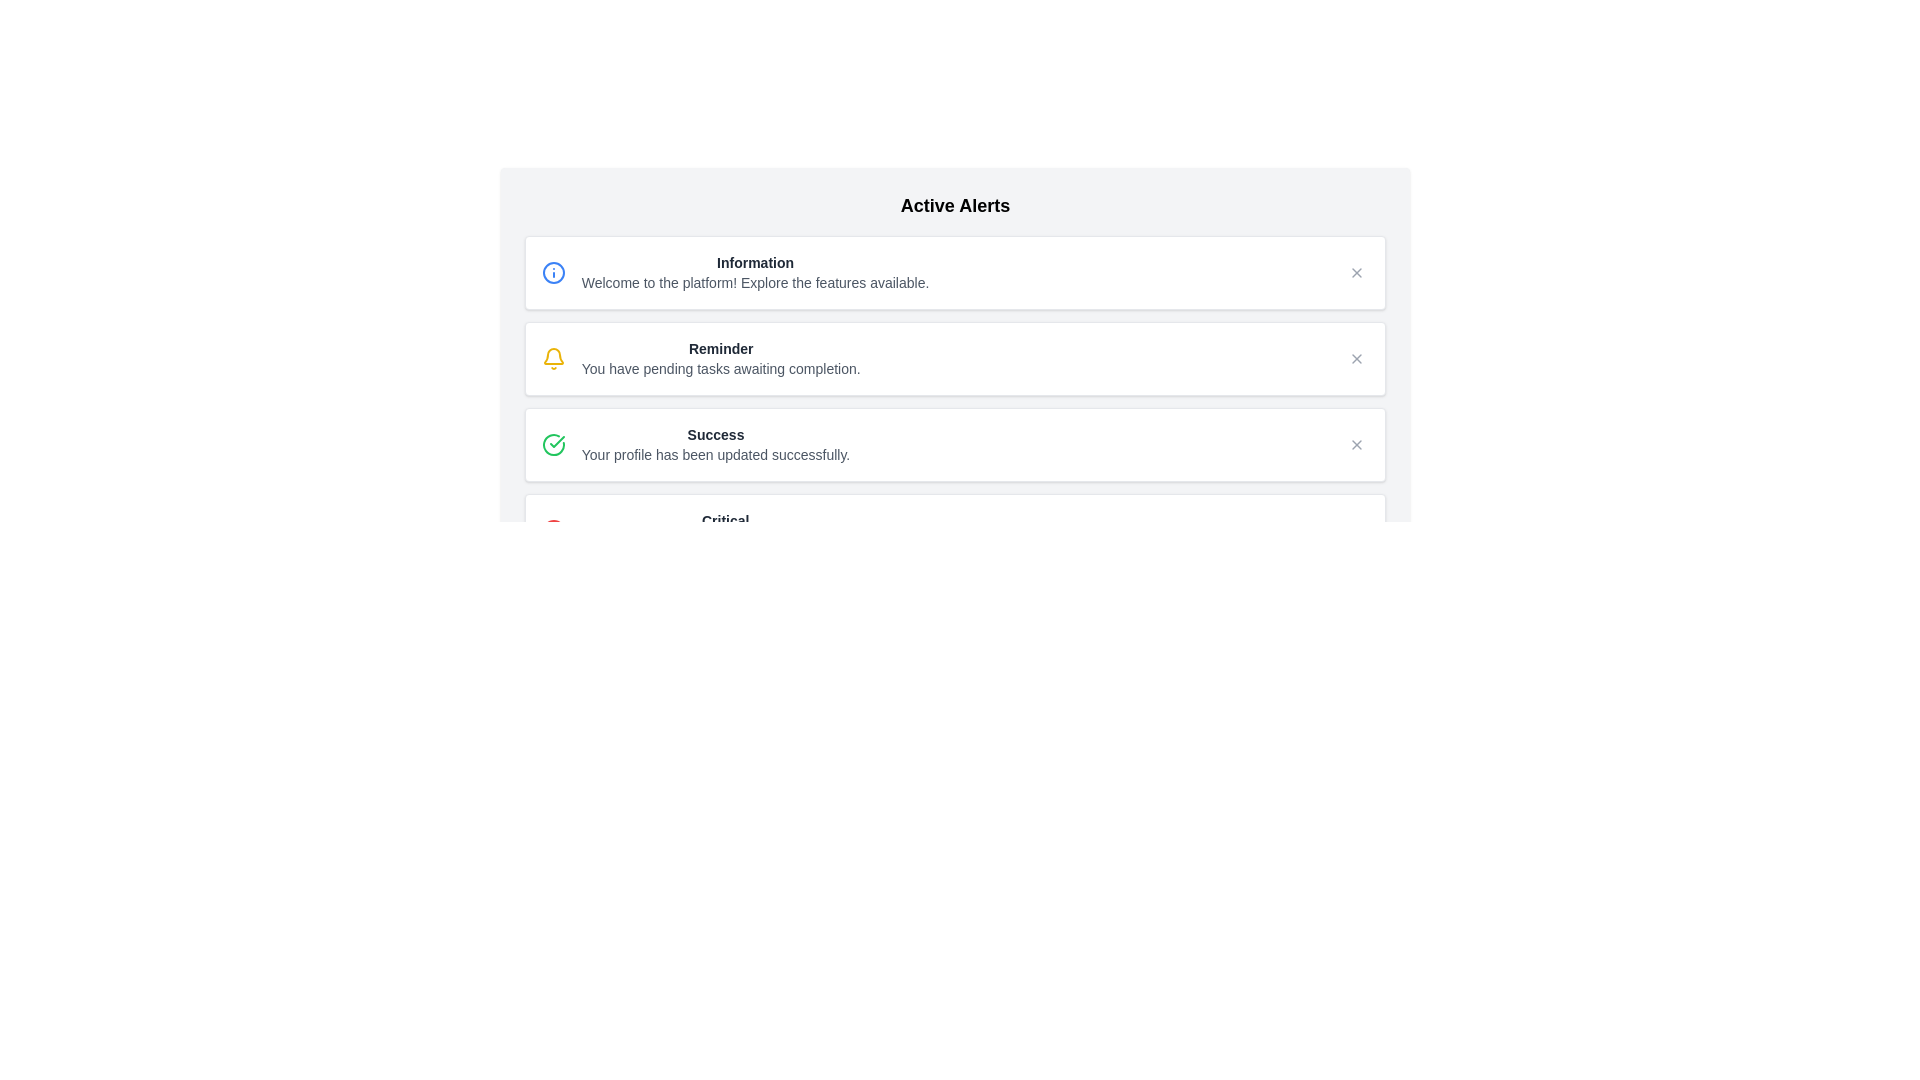  I want to click on the close icon located in the top right corner of the first notification box, so click(1357, 273).